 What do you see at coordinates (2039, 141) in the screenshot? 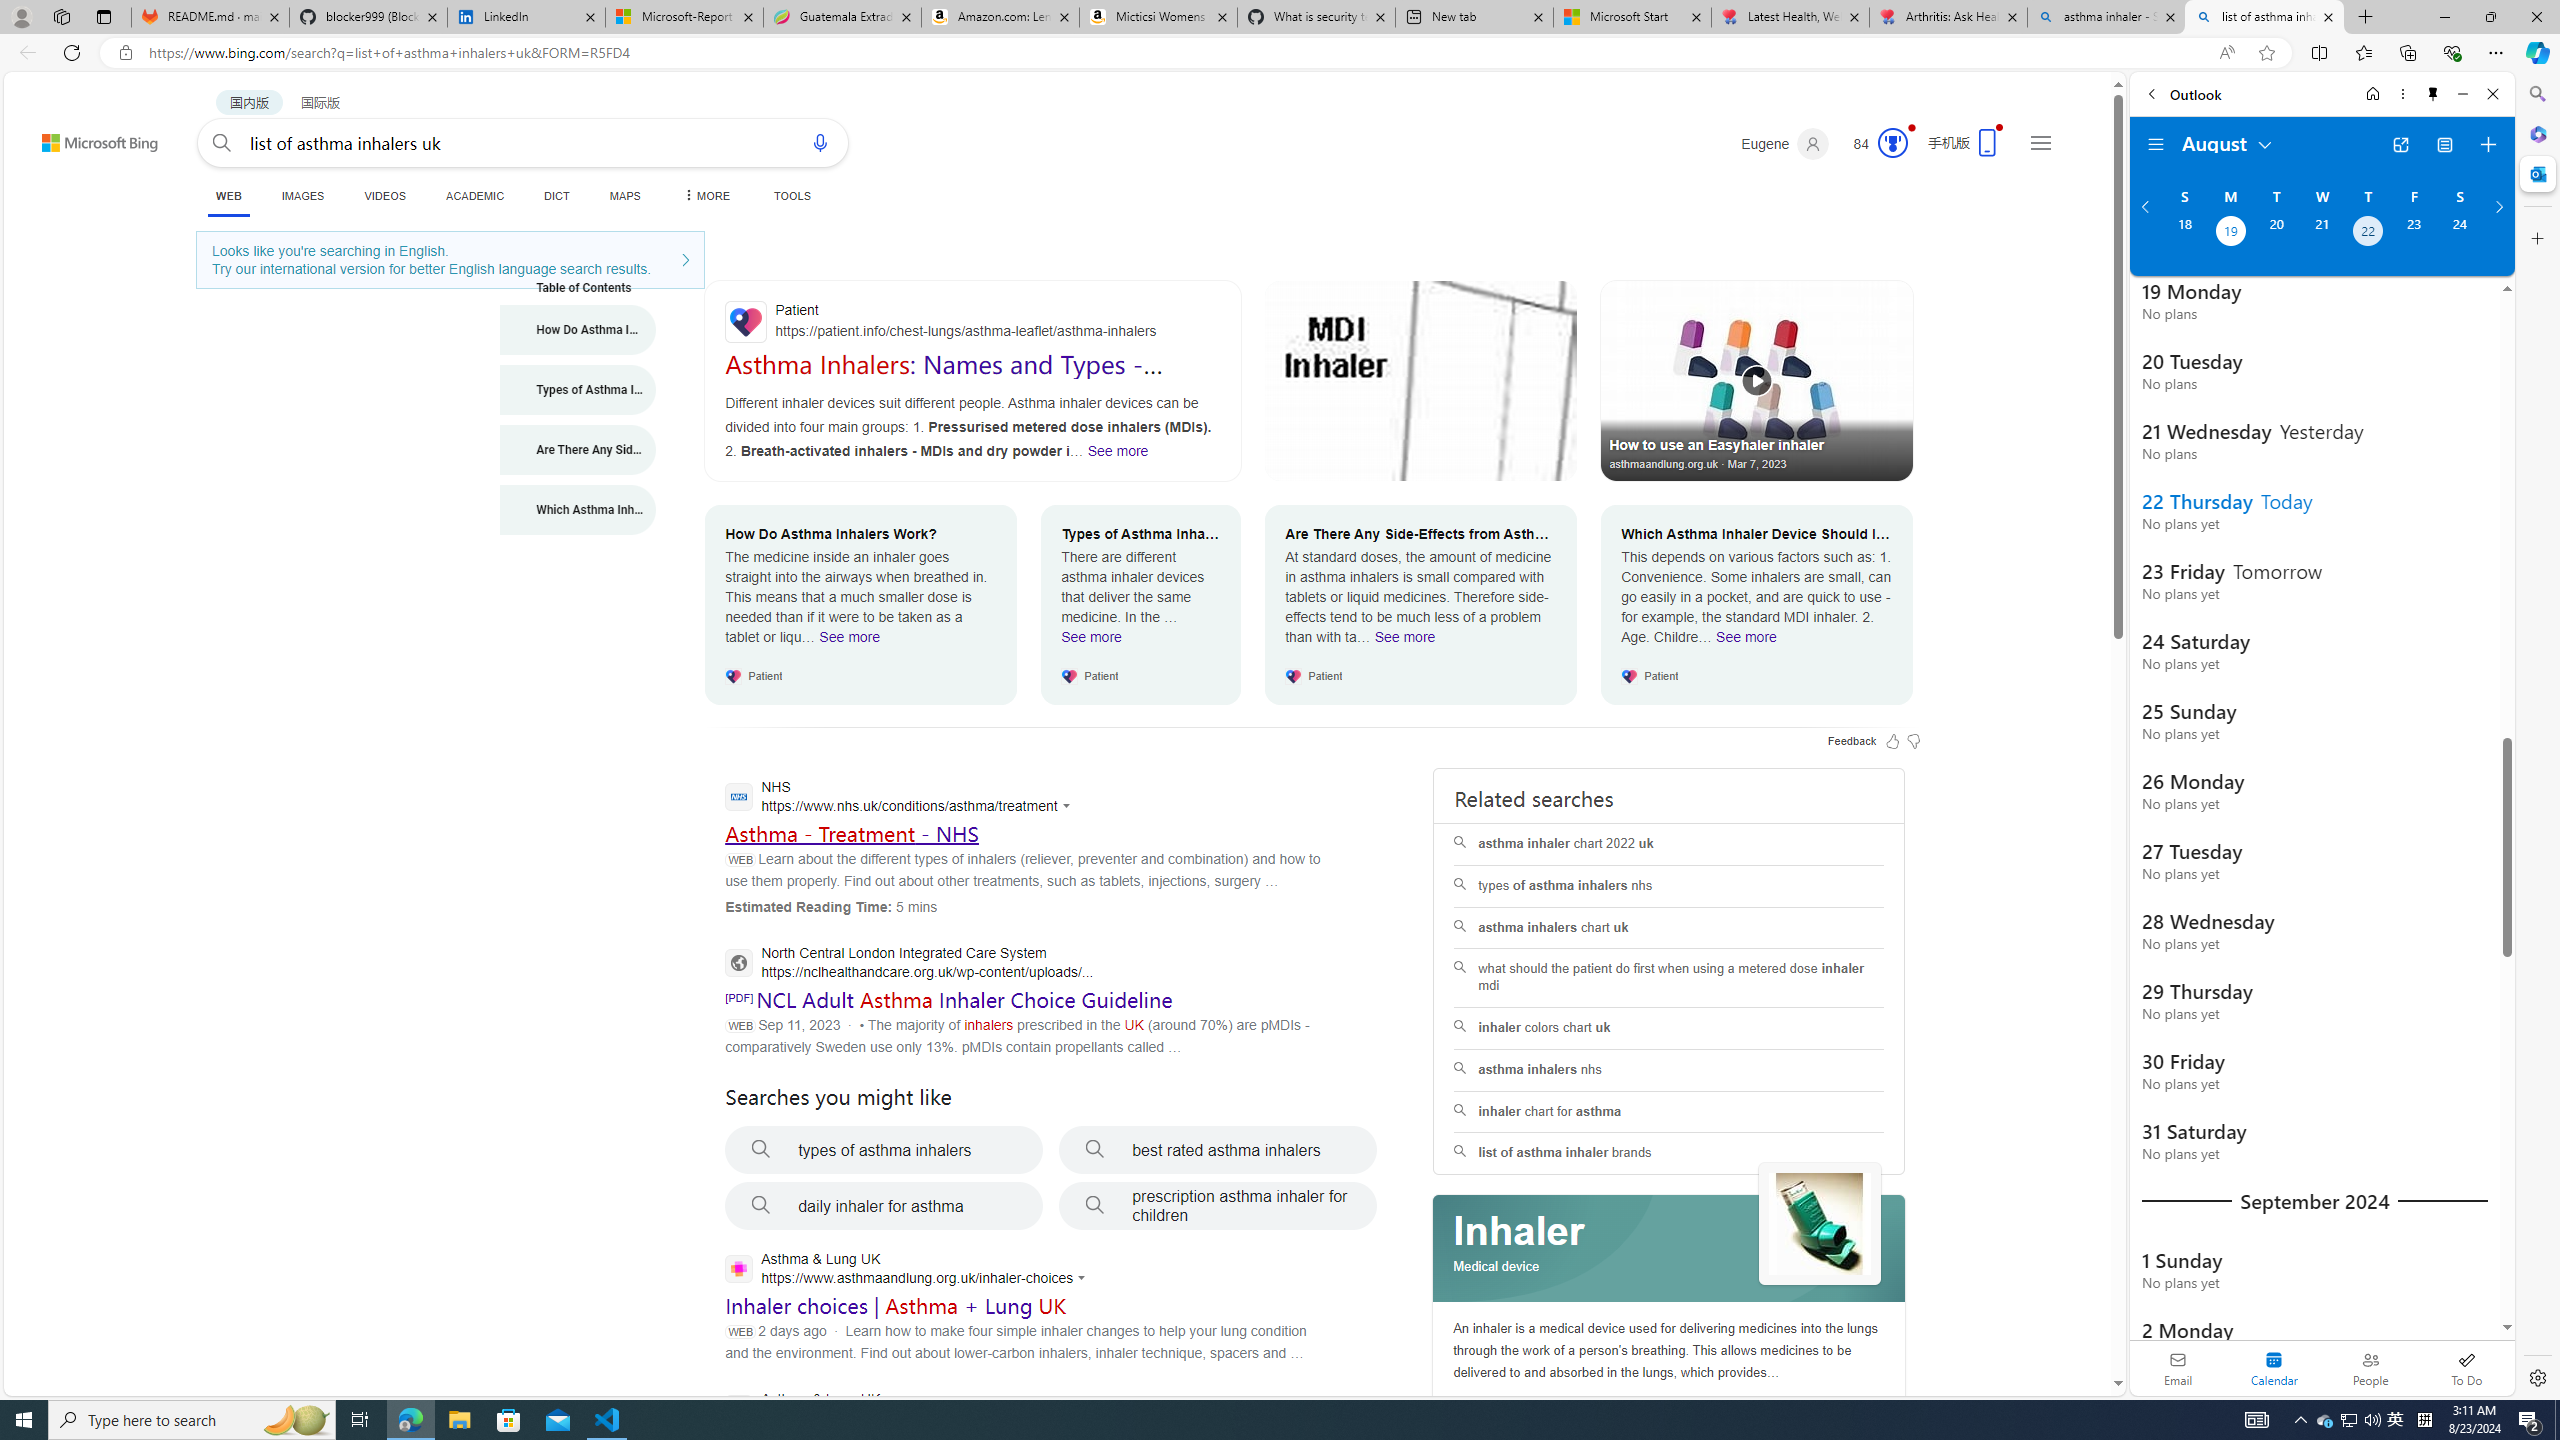
I see `'Settings and quick links'` at bounding box center [2039, 141].